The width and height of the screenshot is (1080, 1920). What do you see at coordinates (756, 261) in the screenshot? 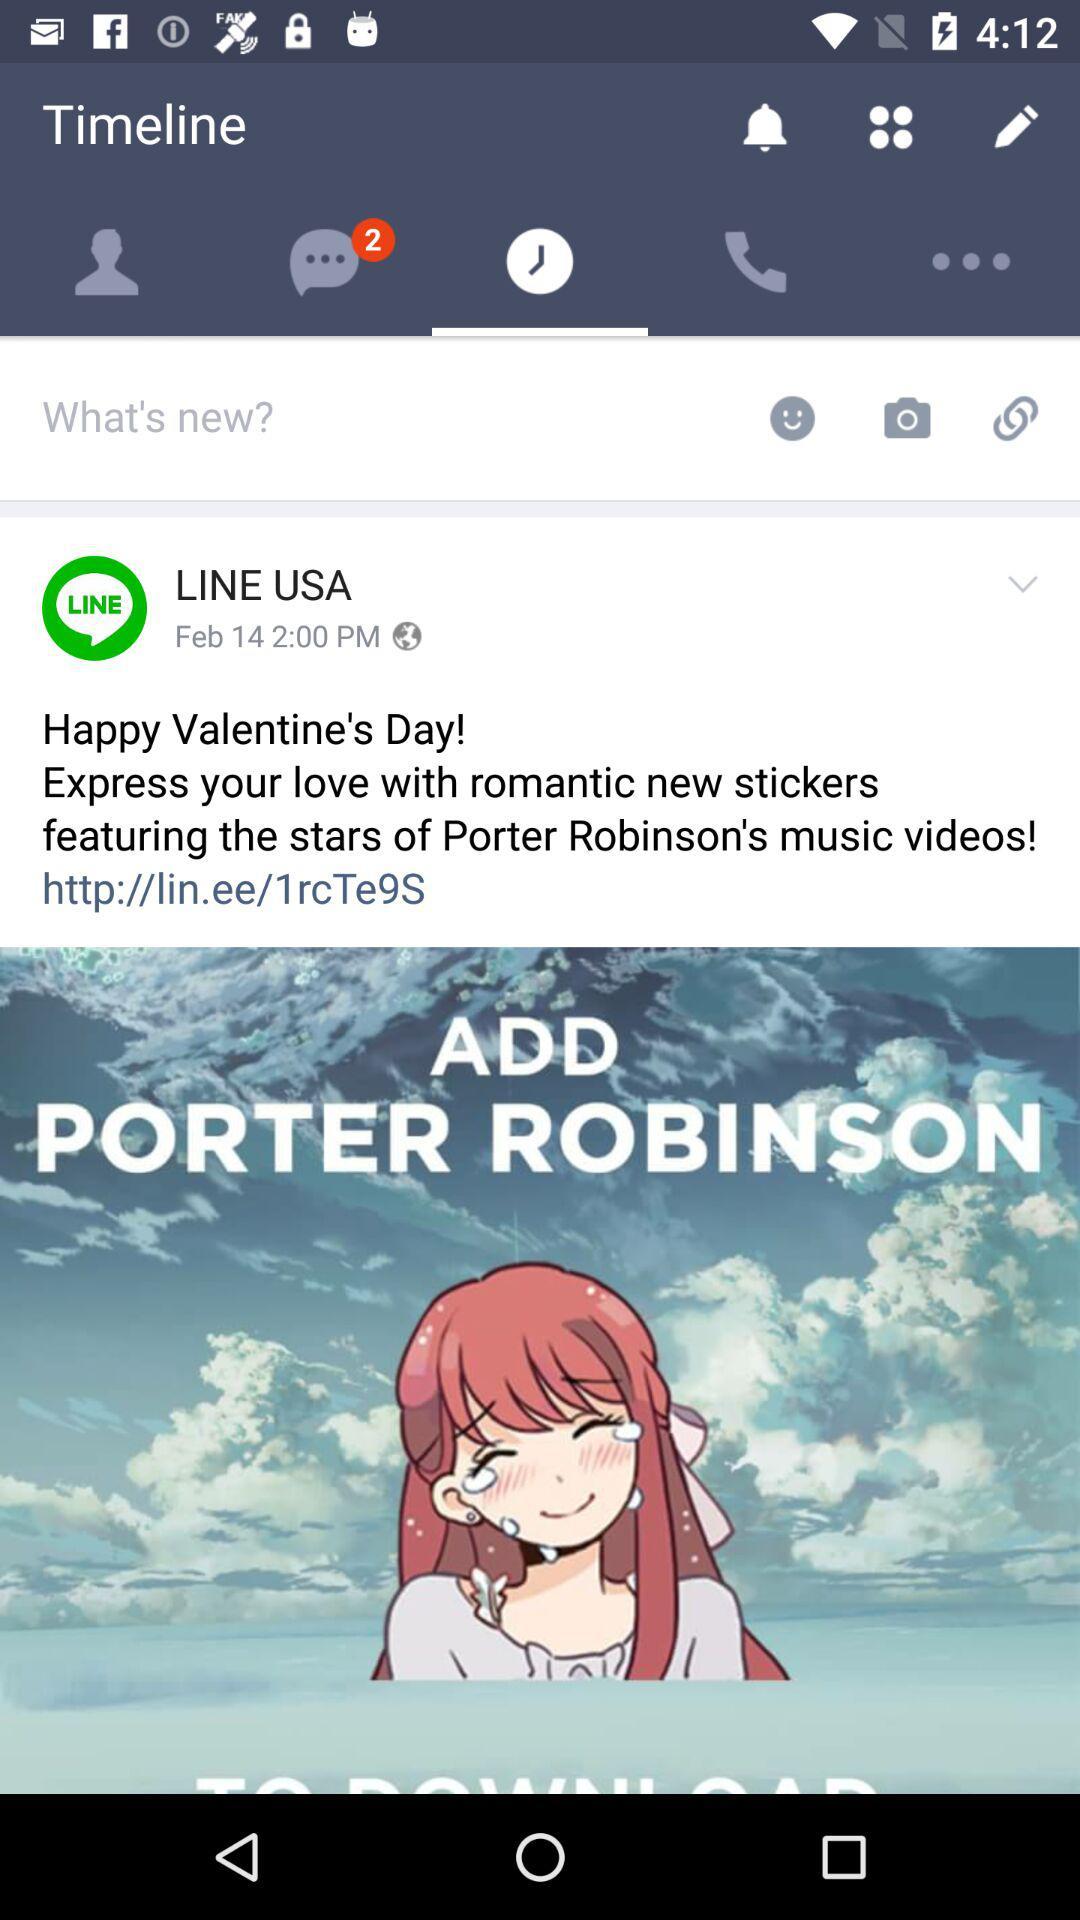
I see `the call icon` at bounding box center [756, 261].